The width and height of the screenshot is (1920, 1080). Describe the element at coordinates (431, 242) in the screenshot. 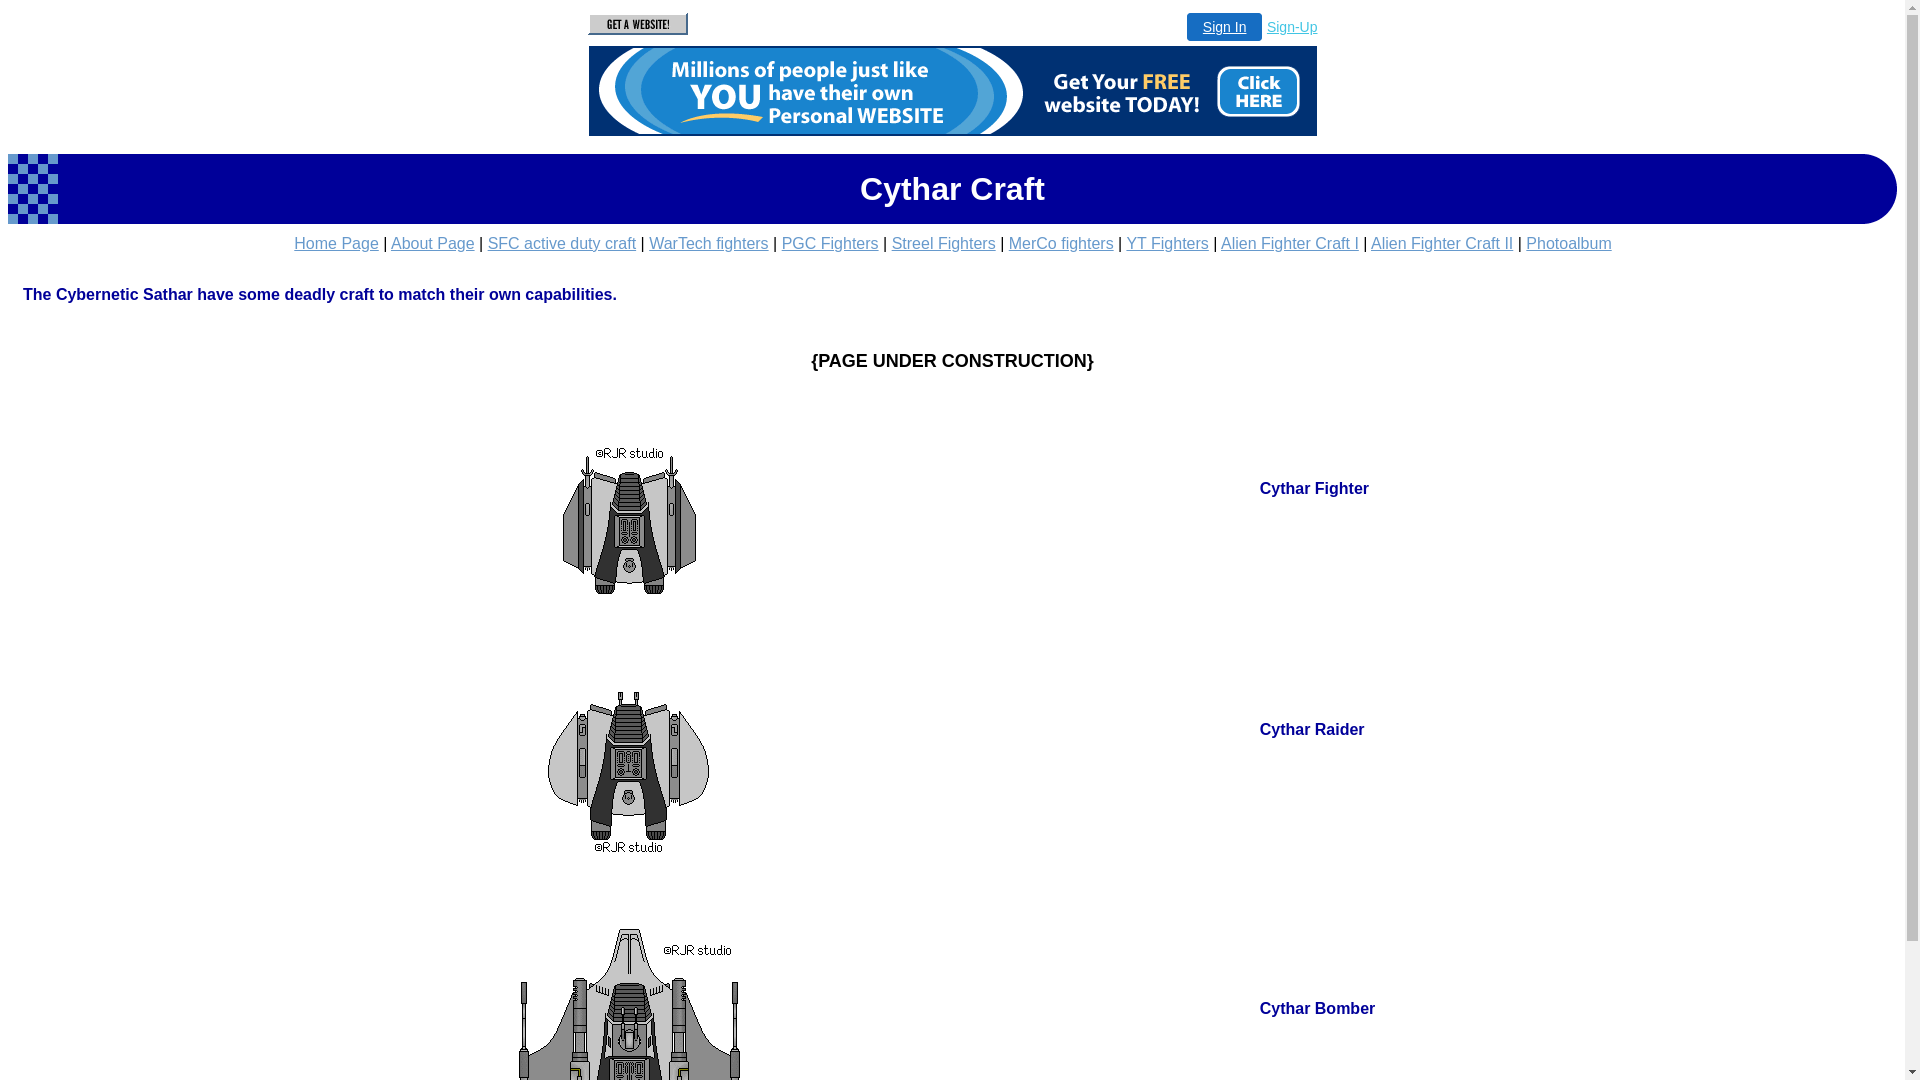

I see `'About Page'` at that location.